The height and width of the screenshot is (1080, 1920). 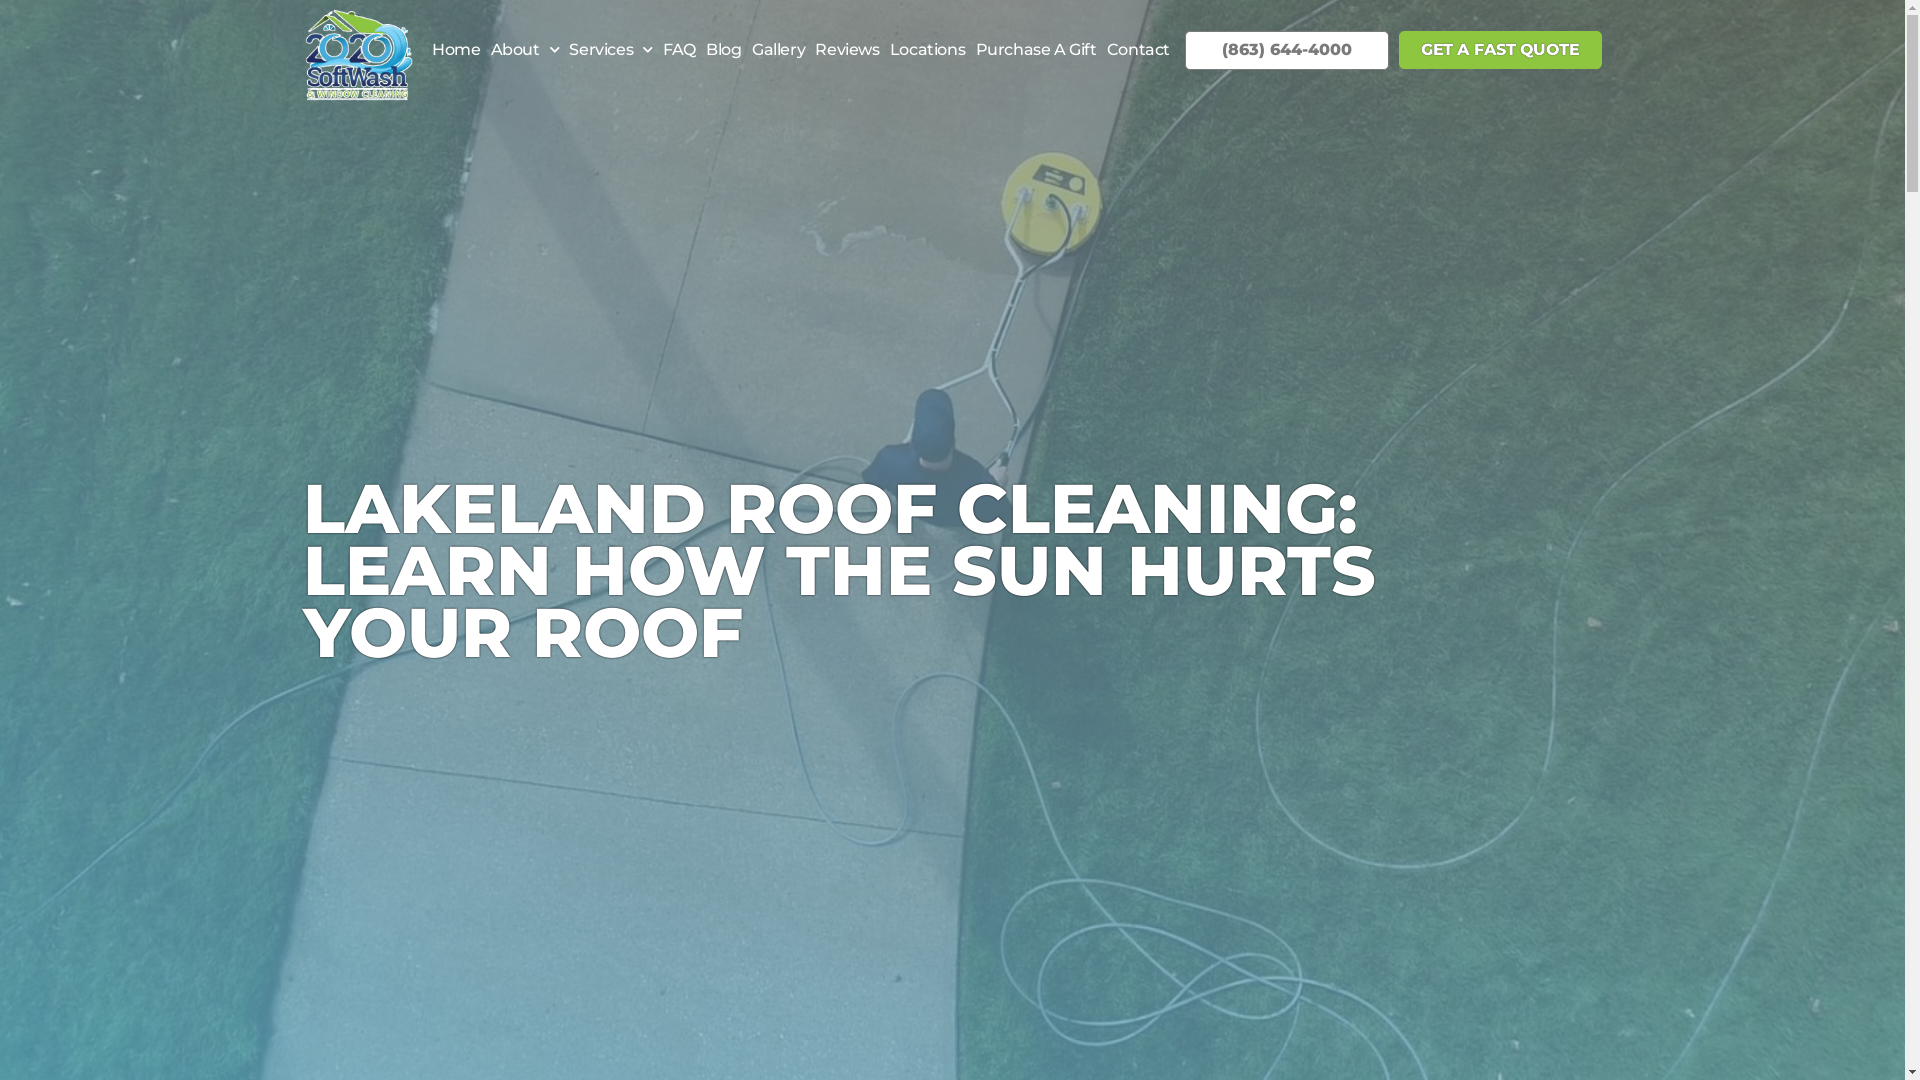 I want to click on 'FAQ', so click(x=679, y=49).